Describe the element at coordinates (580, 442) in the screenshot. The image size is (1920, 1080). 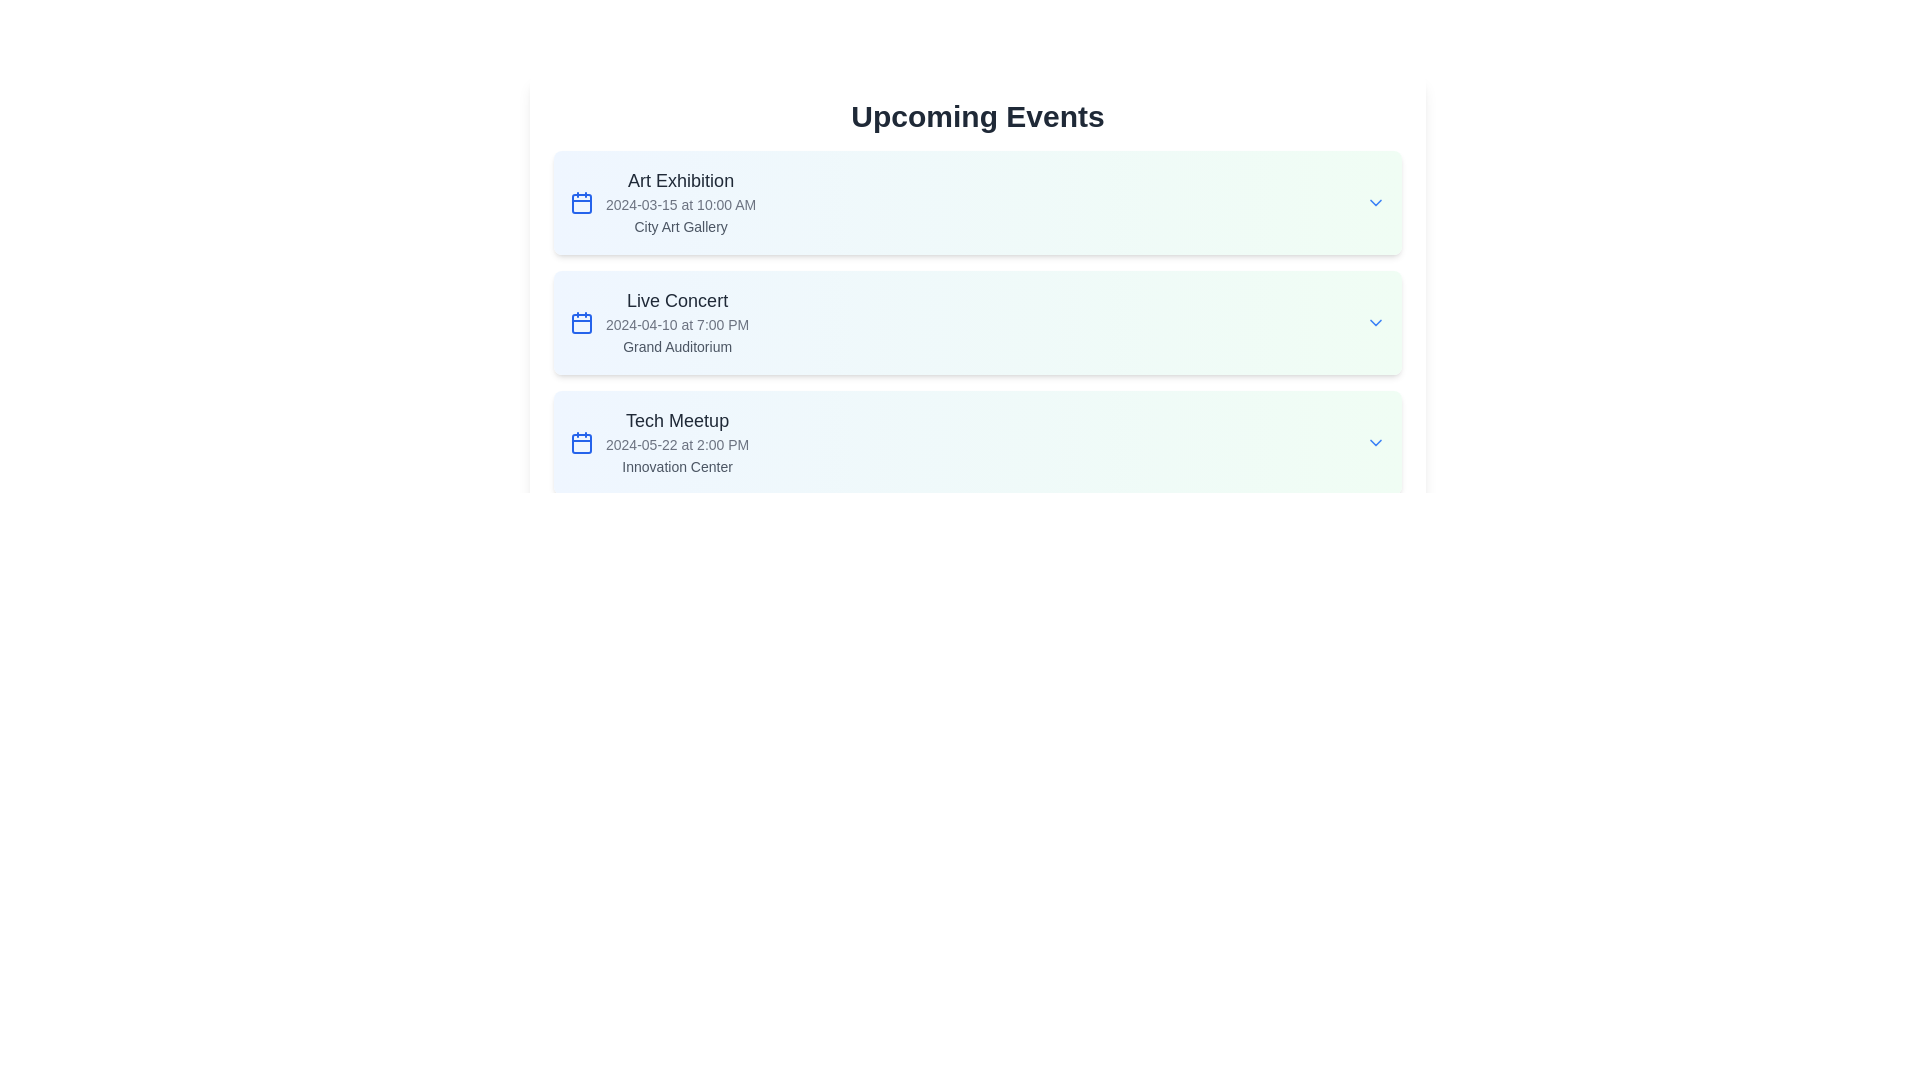
I see `the calendar icon representing the date and time for the 'Tech Meetup' event in the 'Upcoming Events' list` at that location.